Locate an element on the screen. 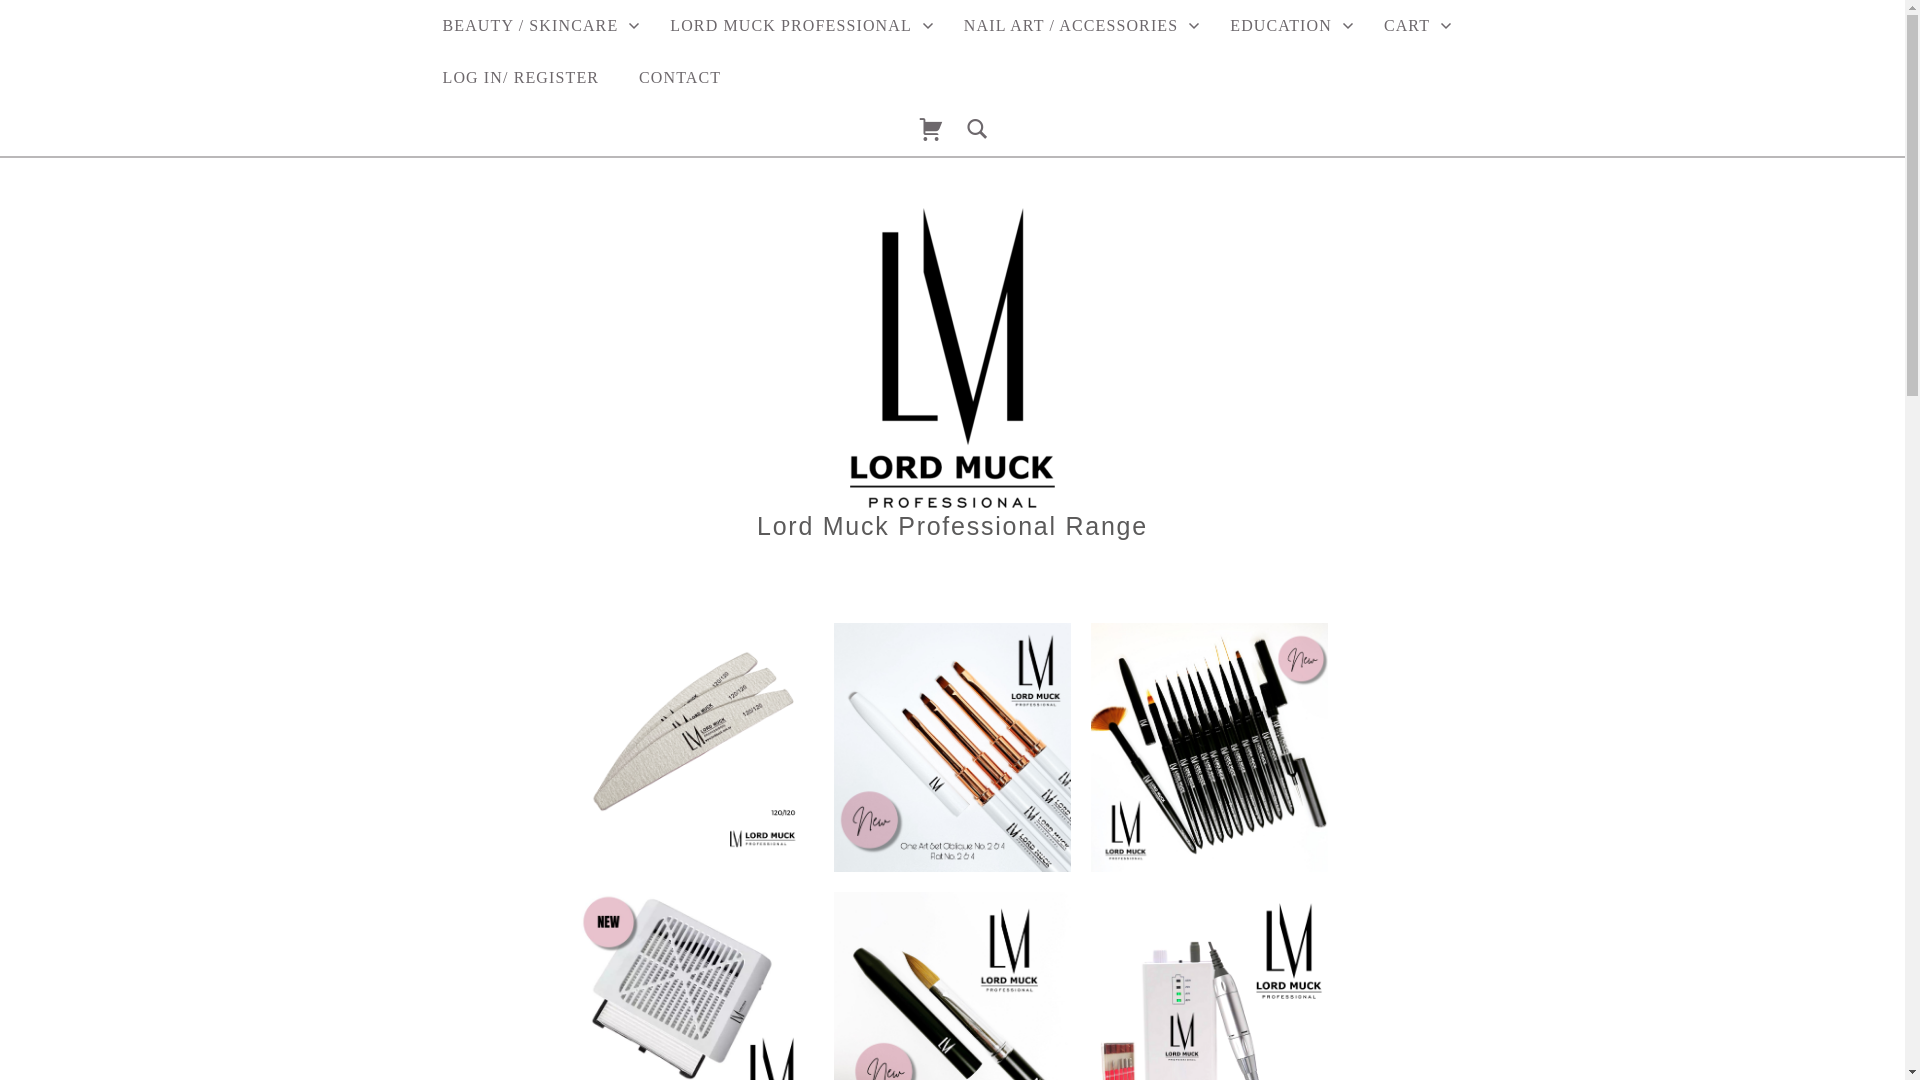 This screenshot has height=1080, width=1920. 'LORD MUCK PROFESSIONAL' is located at coordinates (795, 26).